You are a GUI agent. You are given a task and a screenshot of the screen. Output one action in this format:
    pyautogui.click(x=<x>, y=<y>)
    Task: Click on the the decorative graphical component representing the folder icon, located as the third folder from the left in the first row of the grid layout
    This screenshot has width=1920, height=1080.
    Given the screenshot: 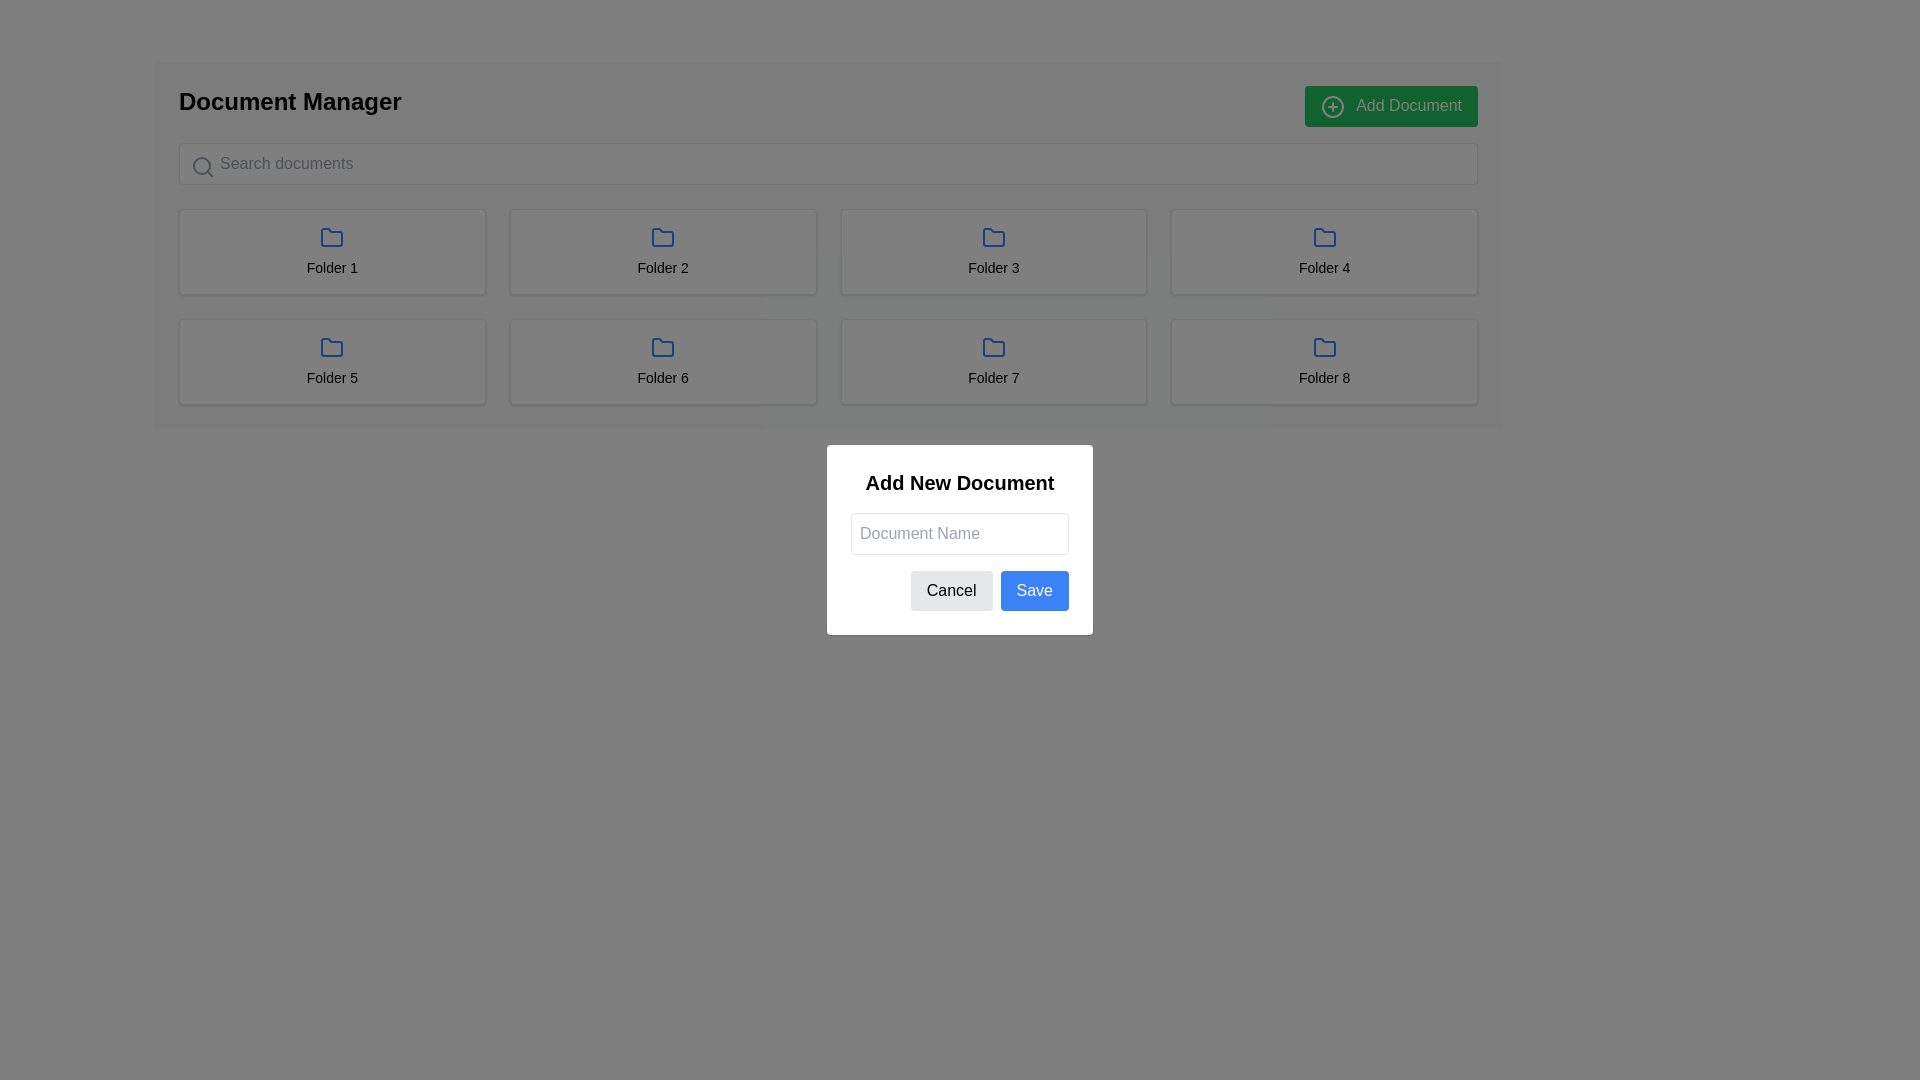 What is the action you would take?
    pyautogui.click(x=993, y=236)
    